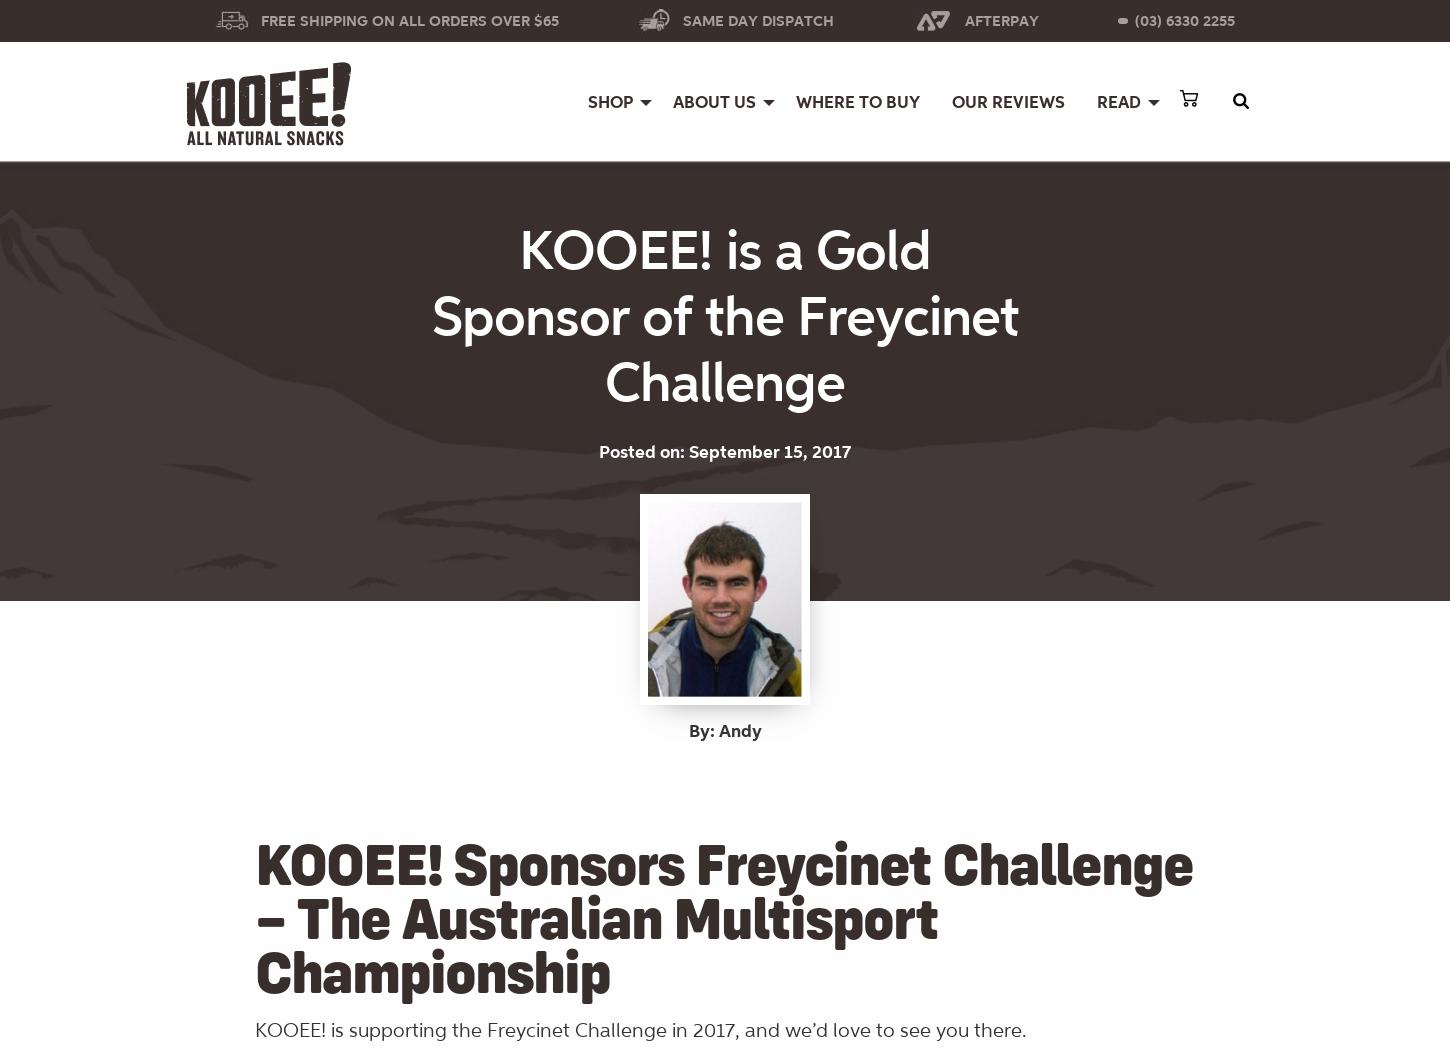  Describe the element at coordinates (722, 916) in the screenshot. I see `'KOOEE! Sponsors Freycinet Challenge – The Australian Multisport Championship'` at that location.